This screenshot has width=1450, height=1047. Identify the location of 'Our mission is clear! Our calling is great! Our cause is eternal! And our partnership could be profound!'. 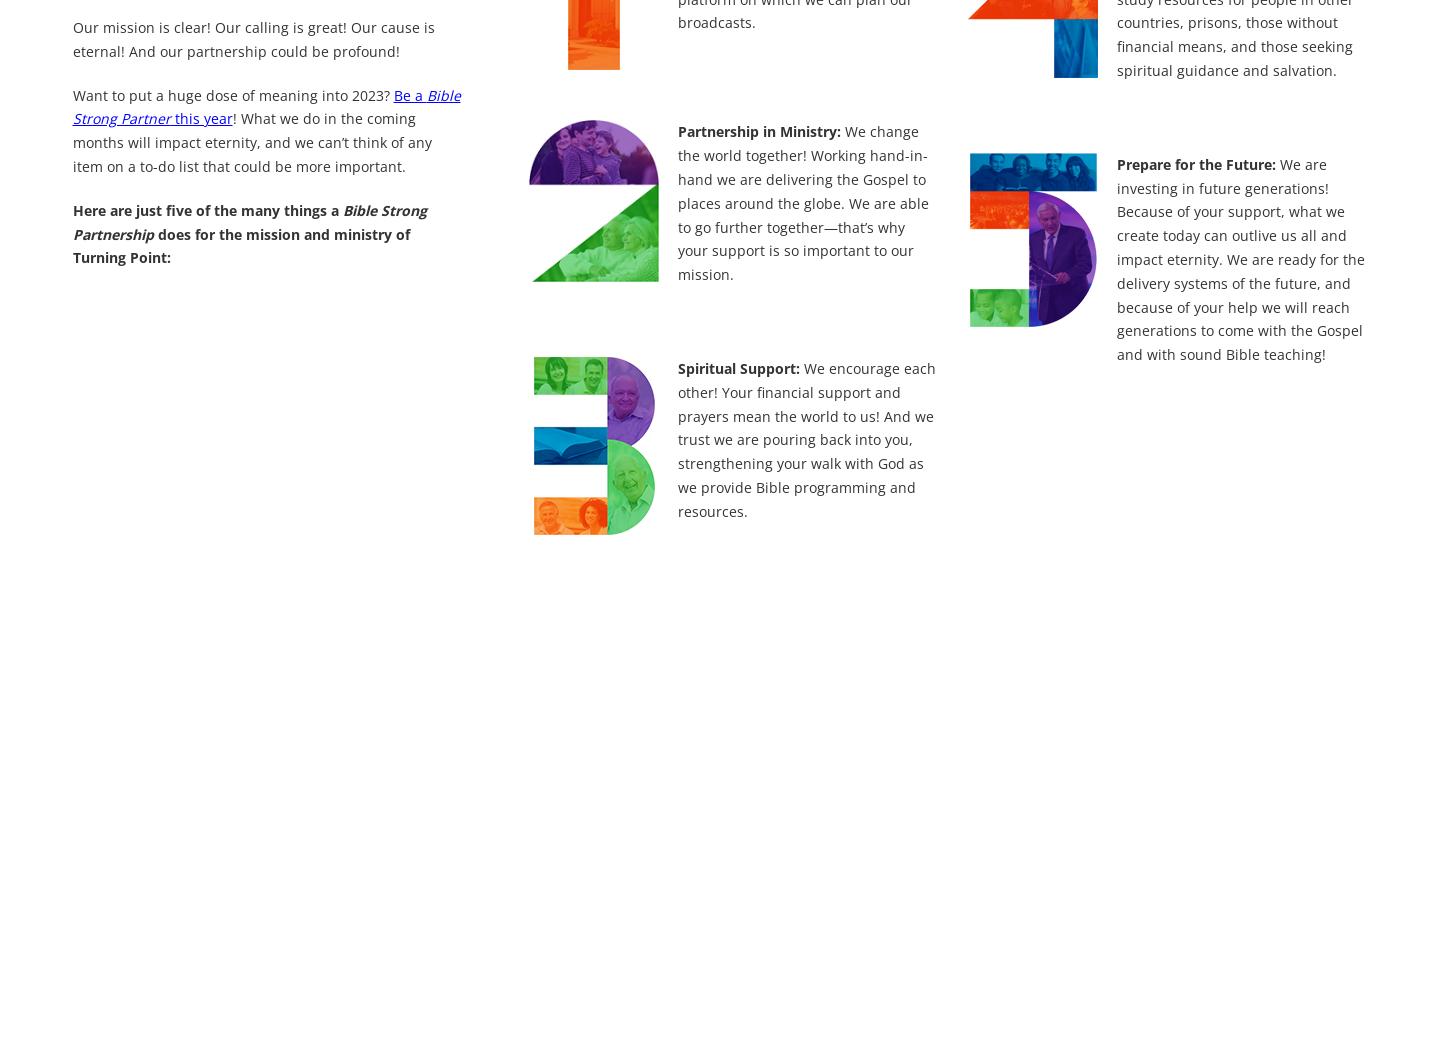
(253, 37).